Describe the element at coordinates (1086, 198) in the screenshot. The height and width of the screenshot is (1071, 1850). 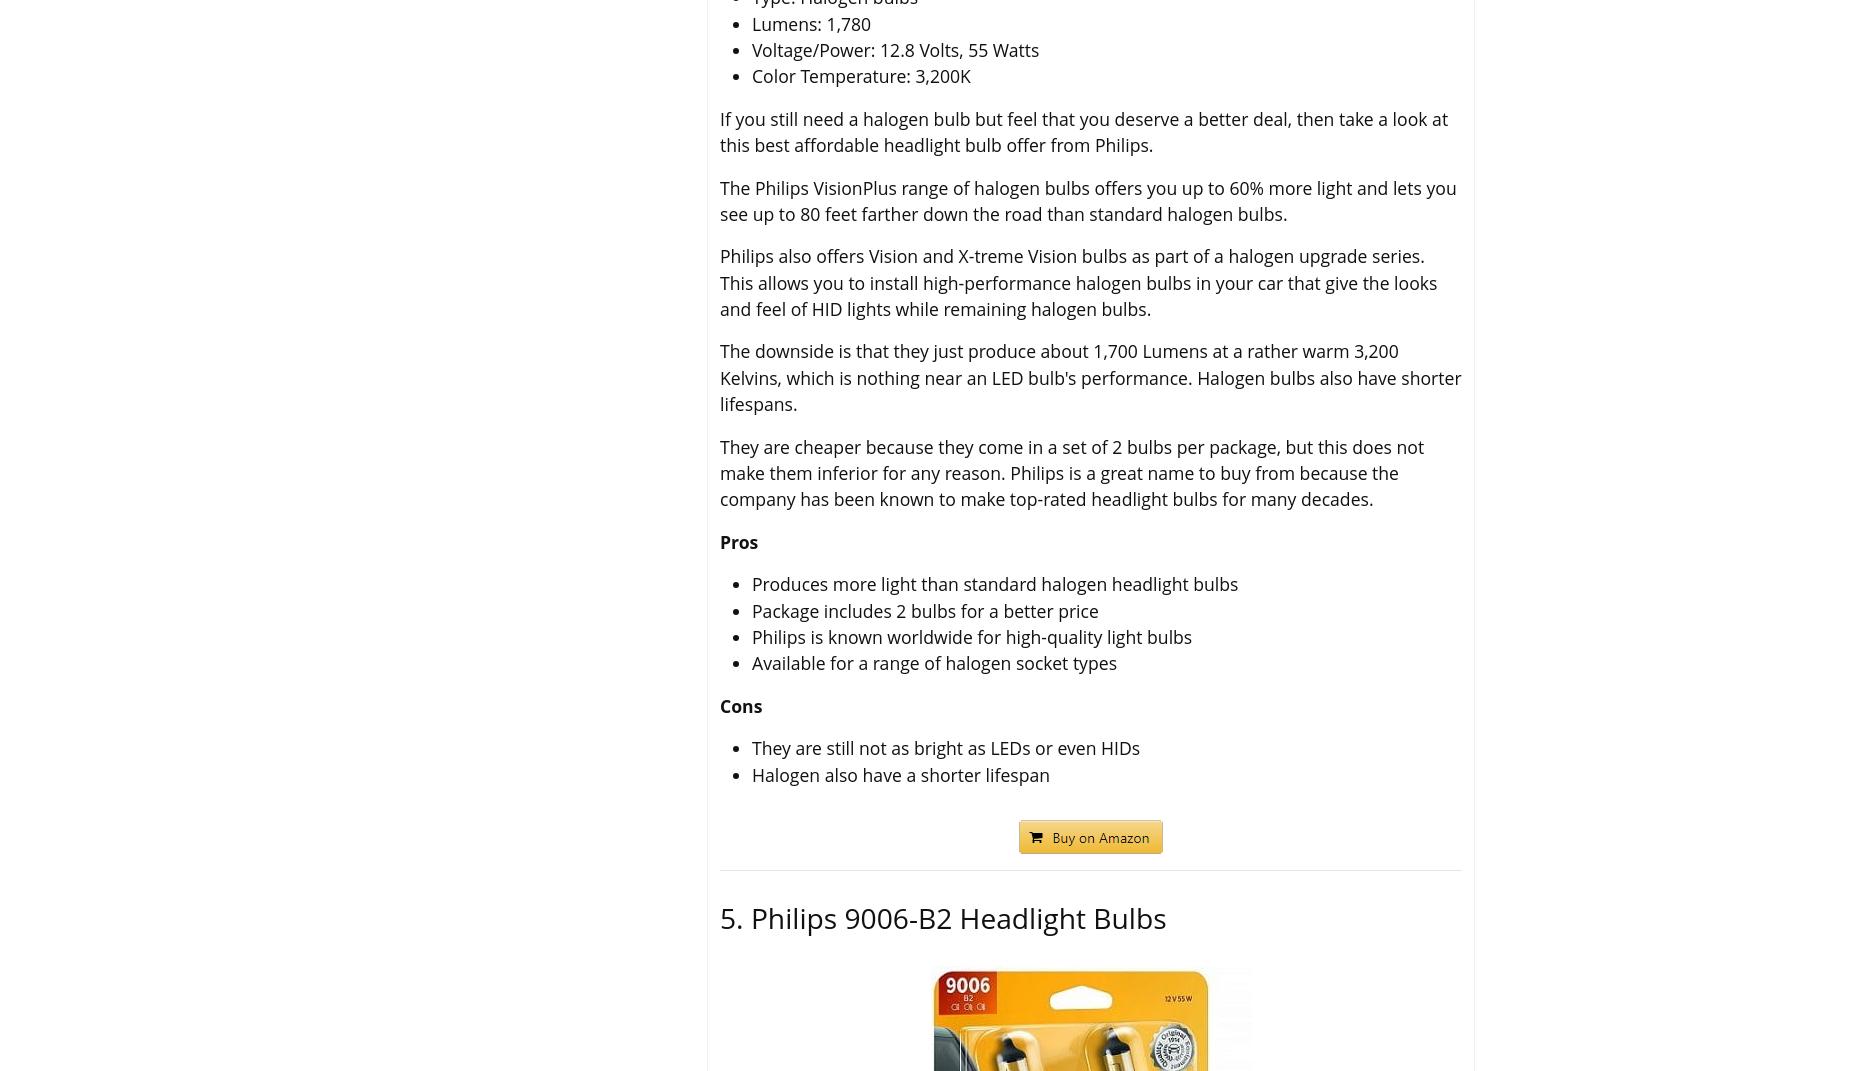
I see `'The Philips VisionPlus range of halogen bulbs offers you up to 60% more light and lets you see up to 80 feet farther down the road than standard halogen bulbs.'` at that location.